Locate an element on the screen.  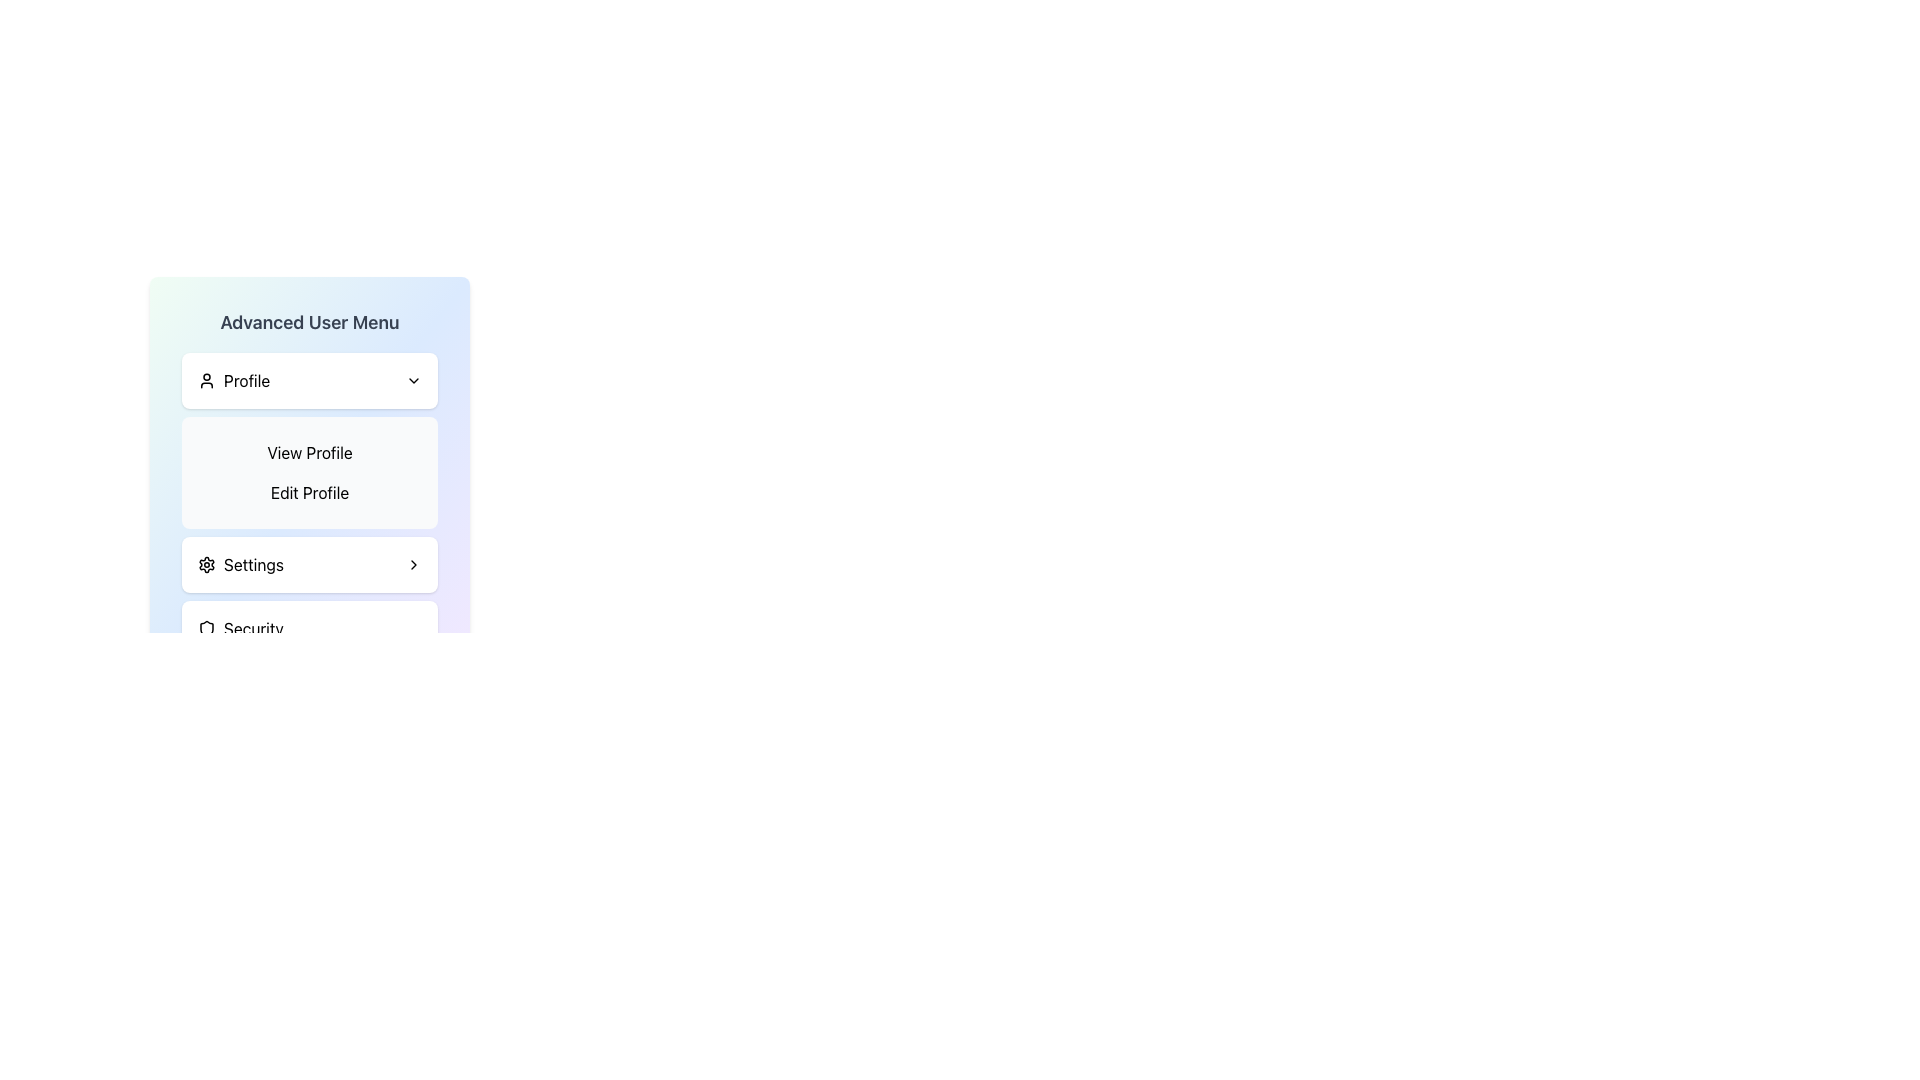
the gear icon, which is a minimalistic black cog shape located to the left of the 'Settings' text label in the menu interface is located at coordinates (206, 564).